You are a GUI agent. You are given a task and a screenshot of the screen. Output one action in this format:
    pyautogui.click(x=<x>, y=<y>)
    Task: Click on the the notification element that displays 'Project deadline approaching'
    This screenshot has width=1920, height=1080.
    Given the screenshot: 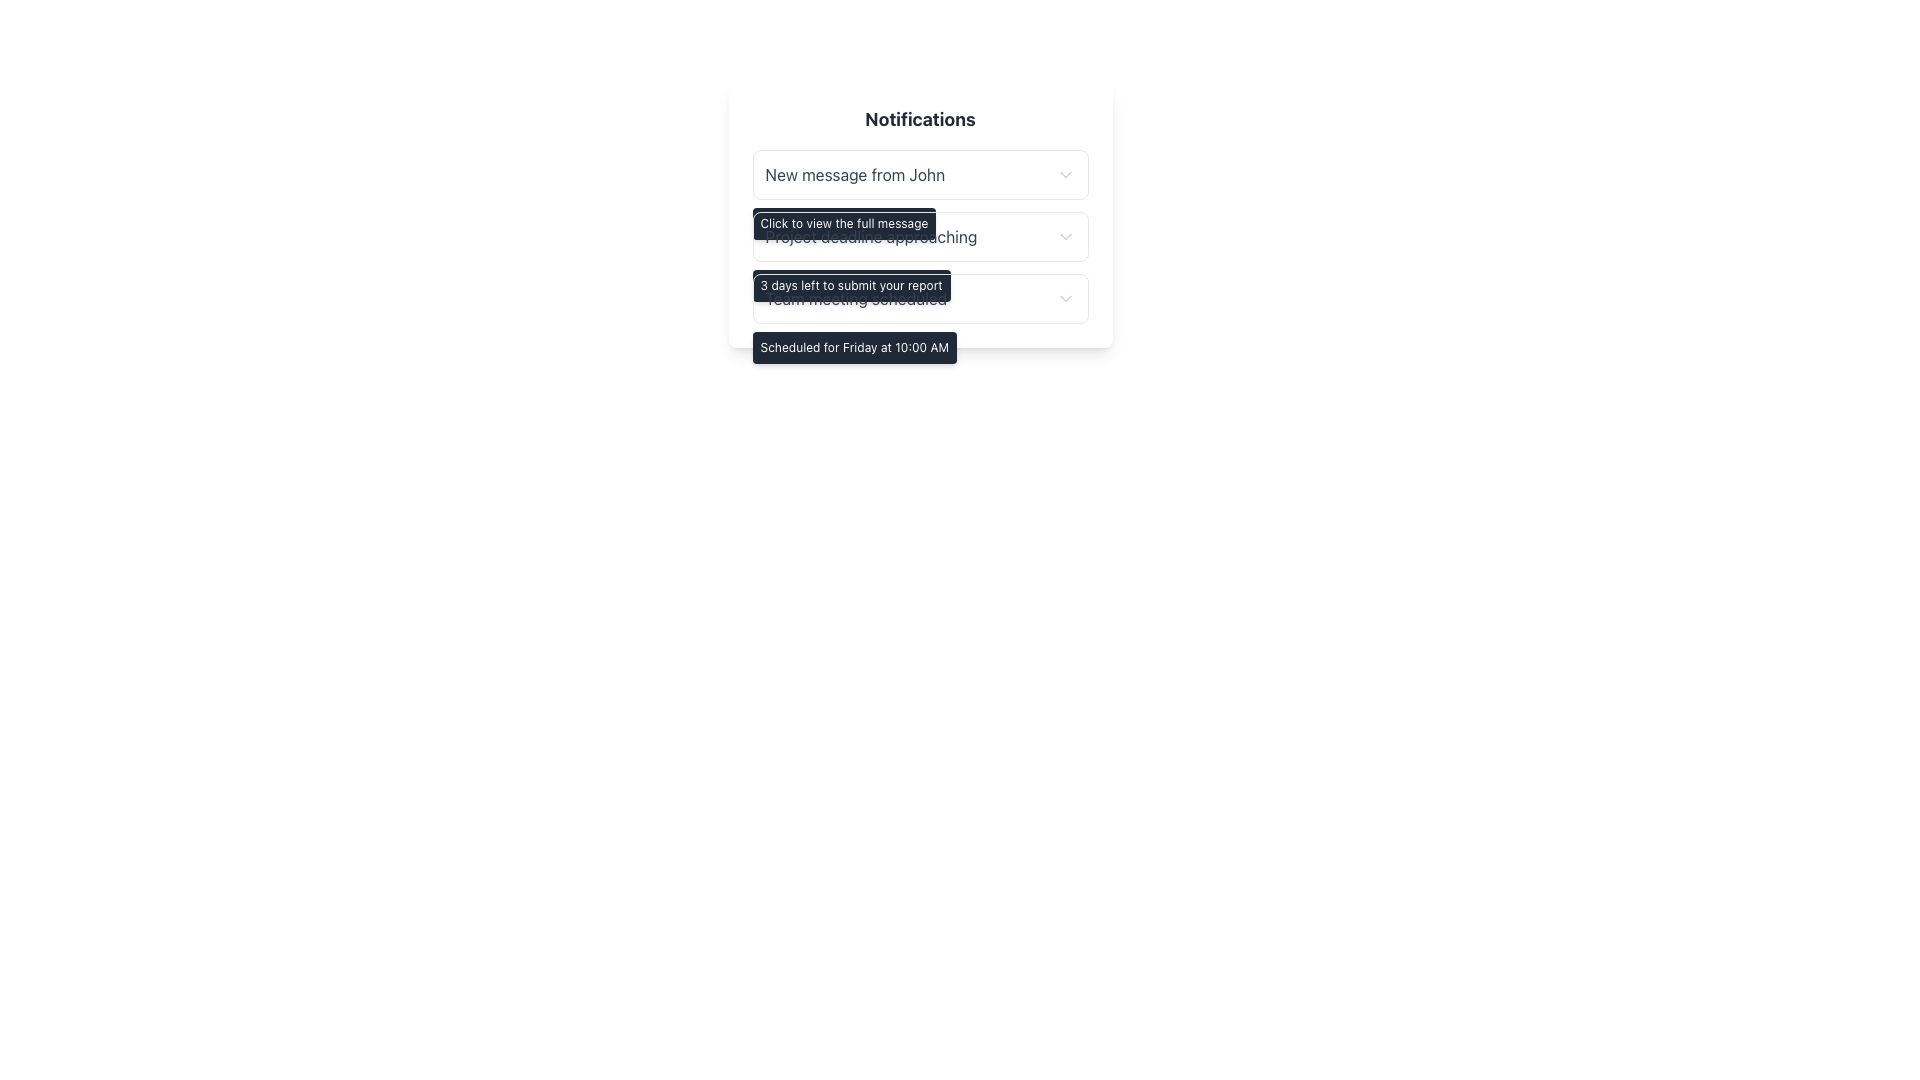 What is the action you would take?
    pyautogui.click(x=919, y=235)
    